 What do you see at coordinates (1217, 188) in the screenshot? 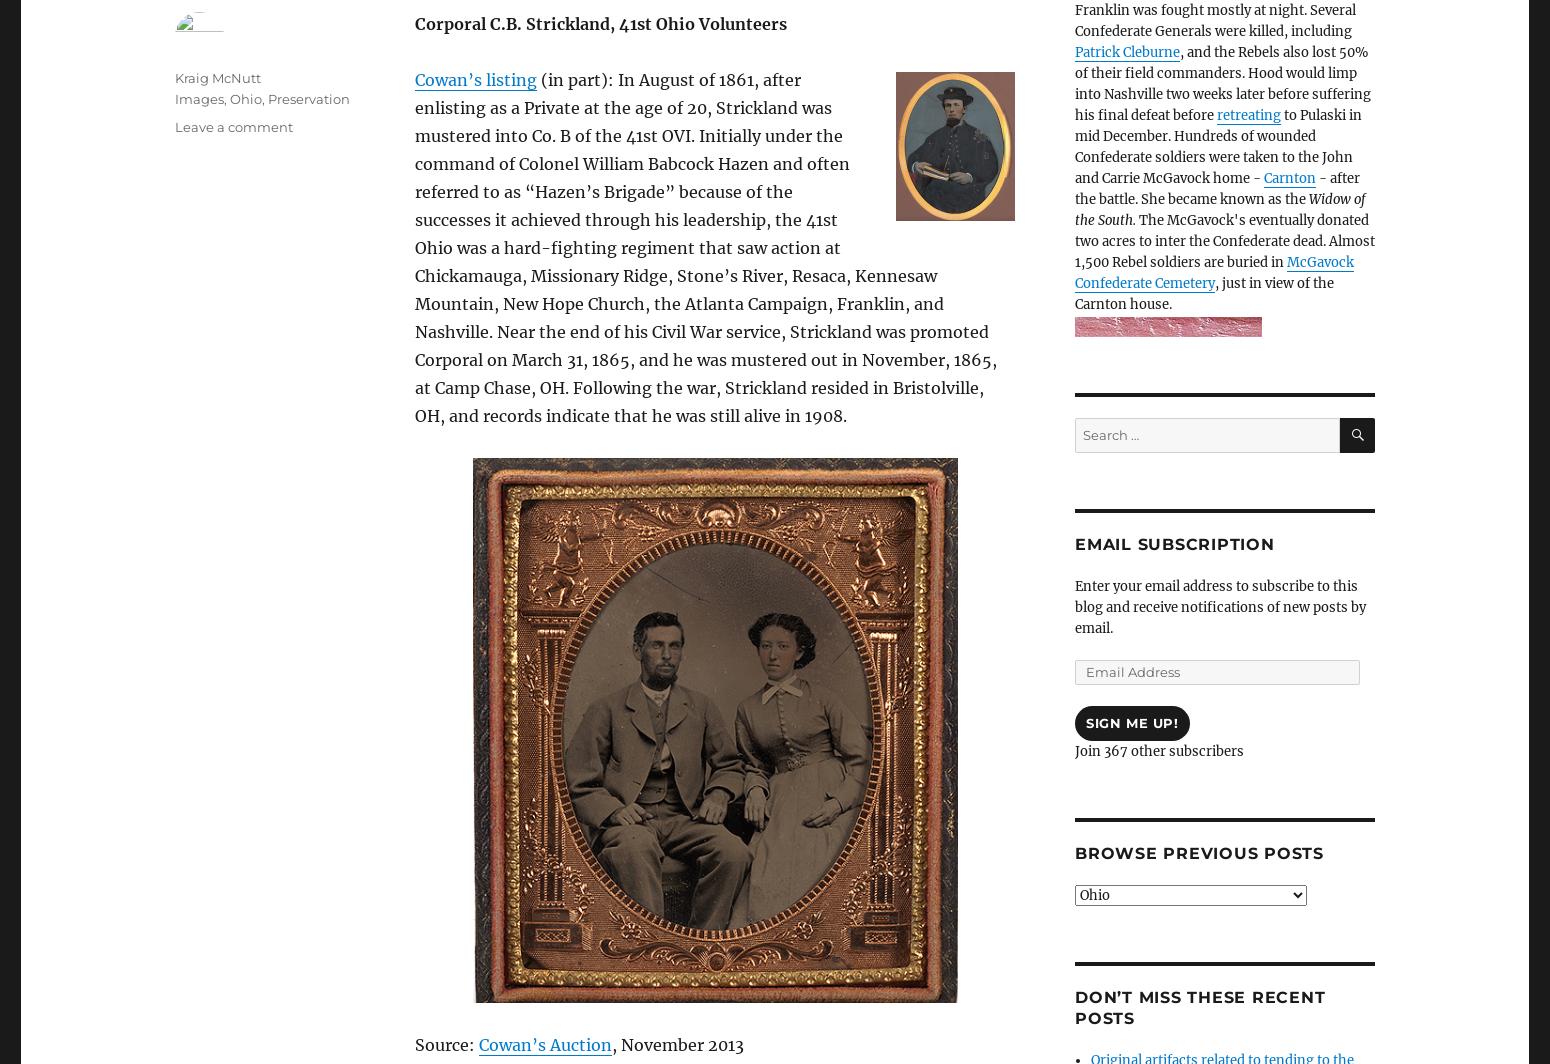
I see `'- after the battle. She became known as the'` at bounding box center [1217, 188].